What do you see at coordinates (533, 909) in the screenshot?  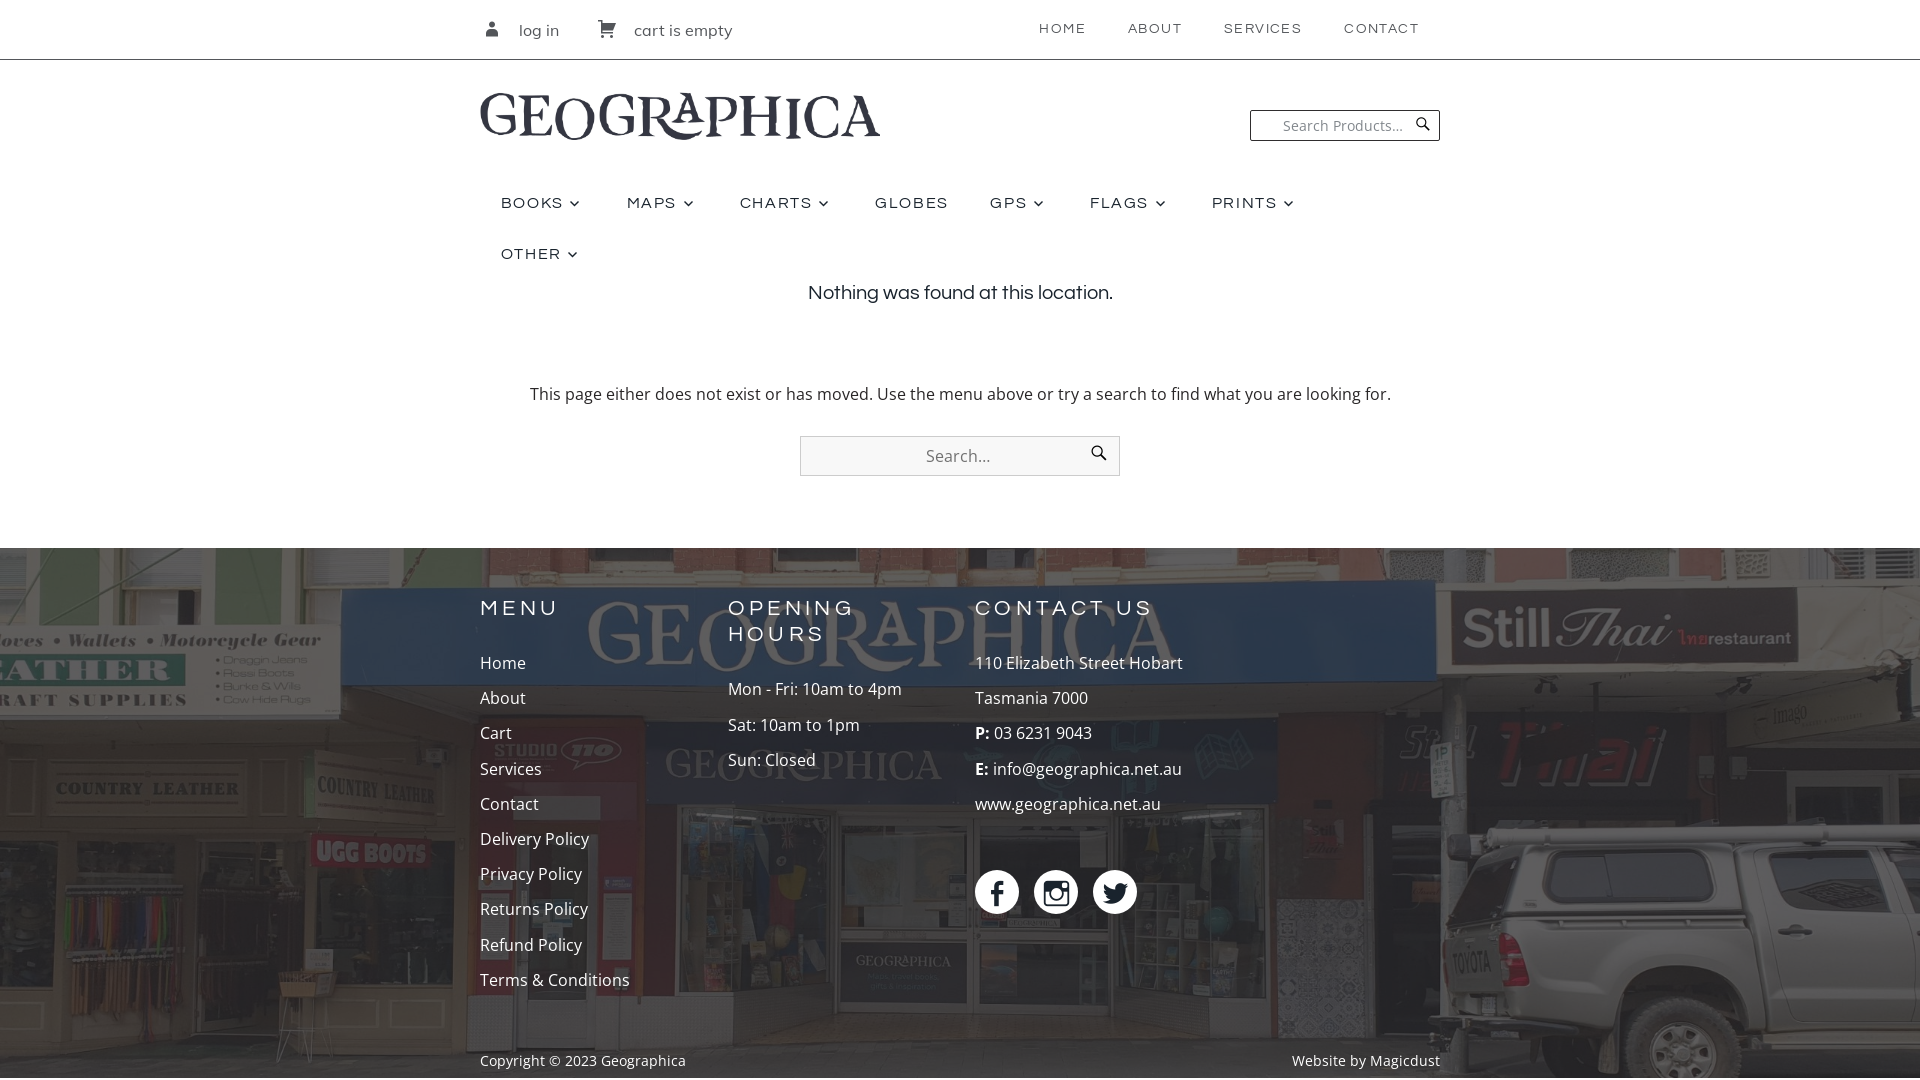 I see `'Returns Policy'` at bounding box center [533, 909].